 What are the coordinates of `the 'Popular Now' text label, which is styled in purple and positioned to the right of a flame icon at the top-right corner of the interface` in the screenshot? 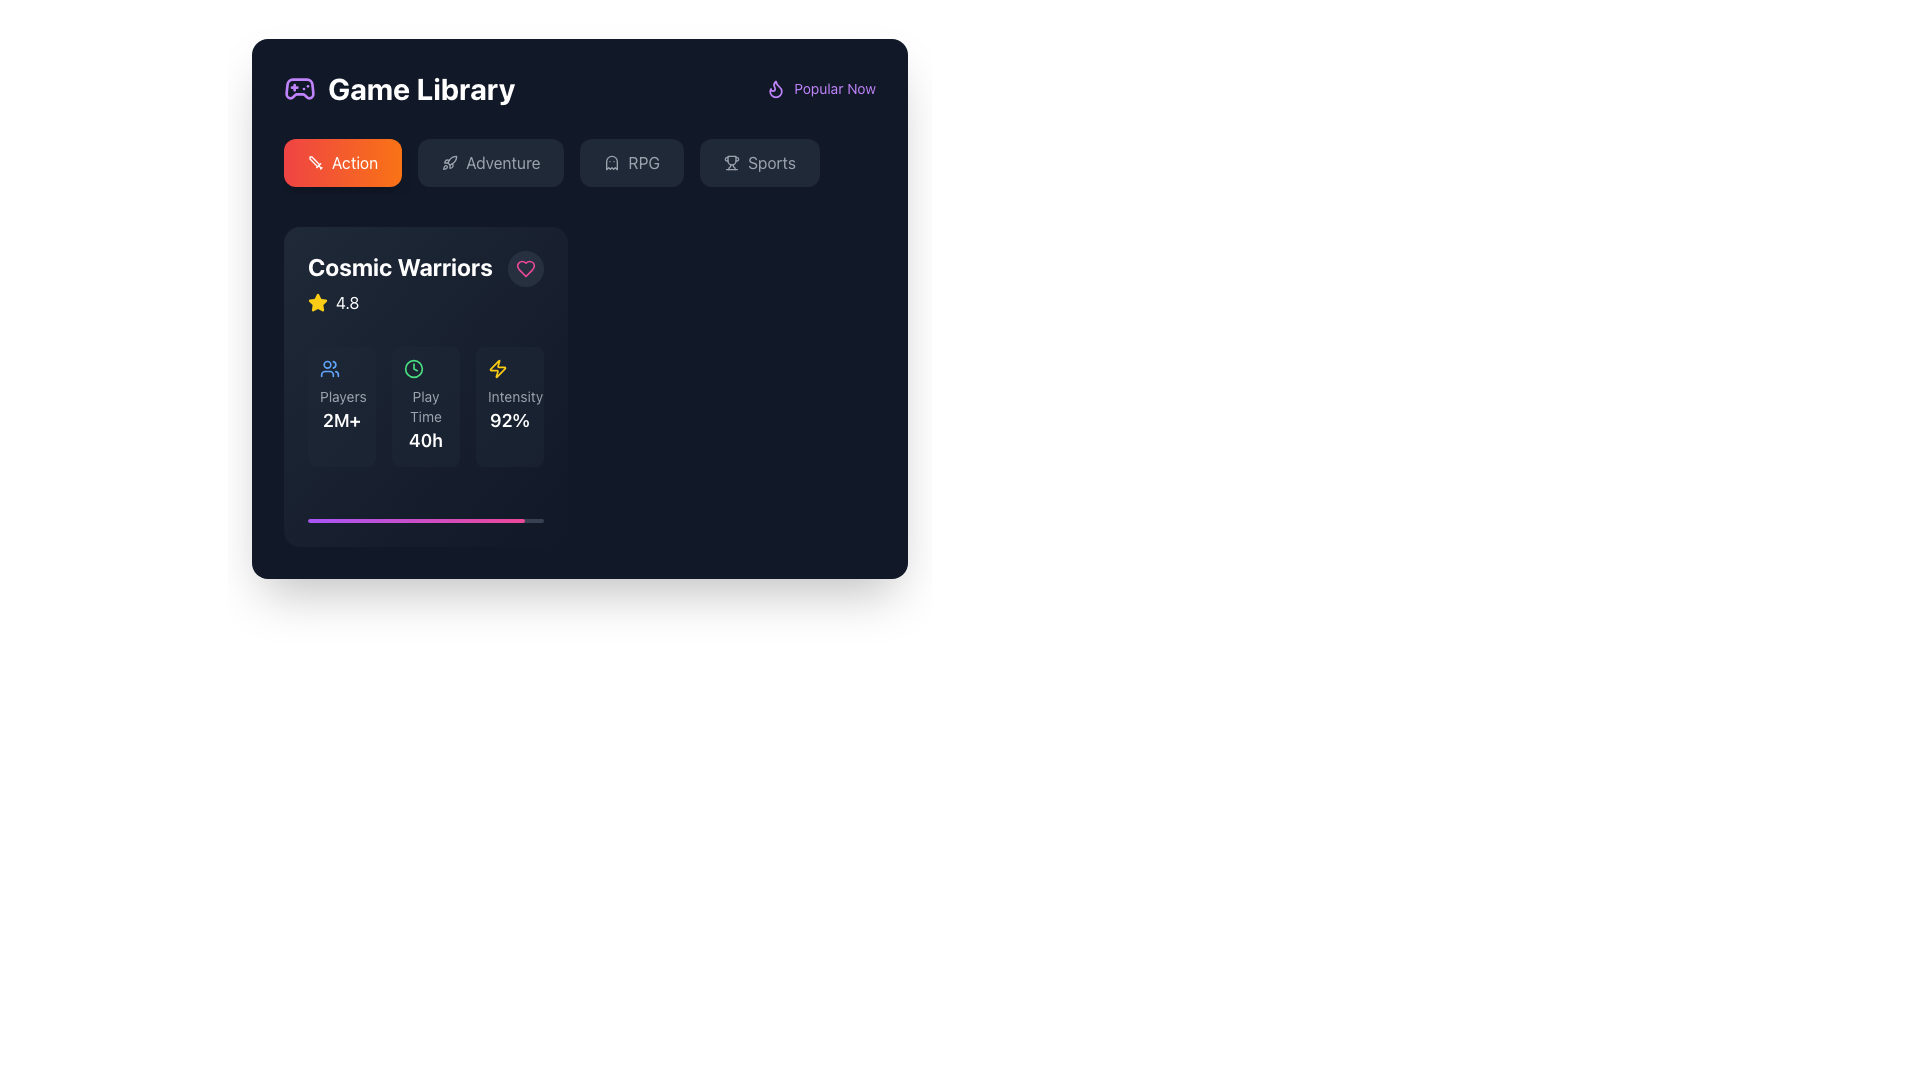 It's located at (835, 87).